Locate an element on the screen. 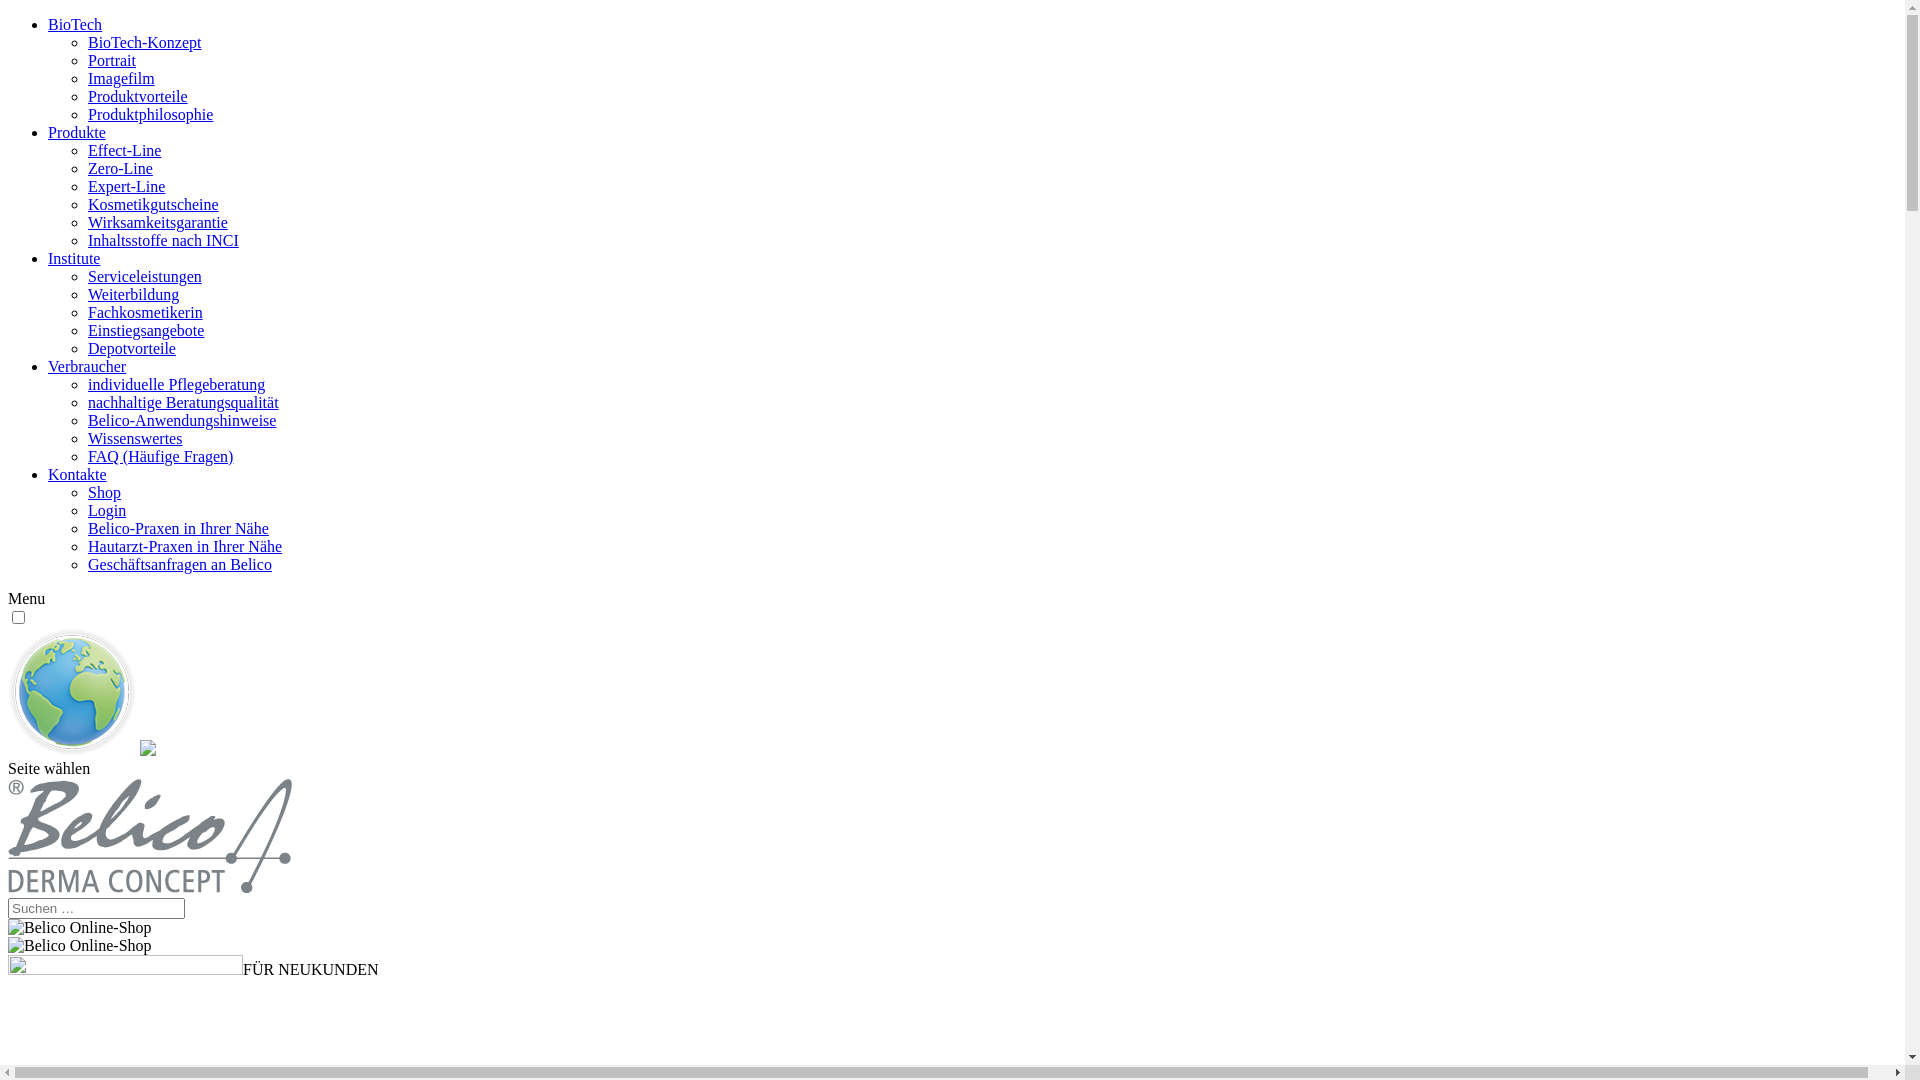  'Wissenswertes' is located at coordinates (133, 437).